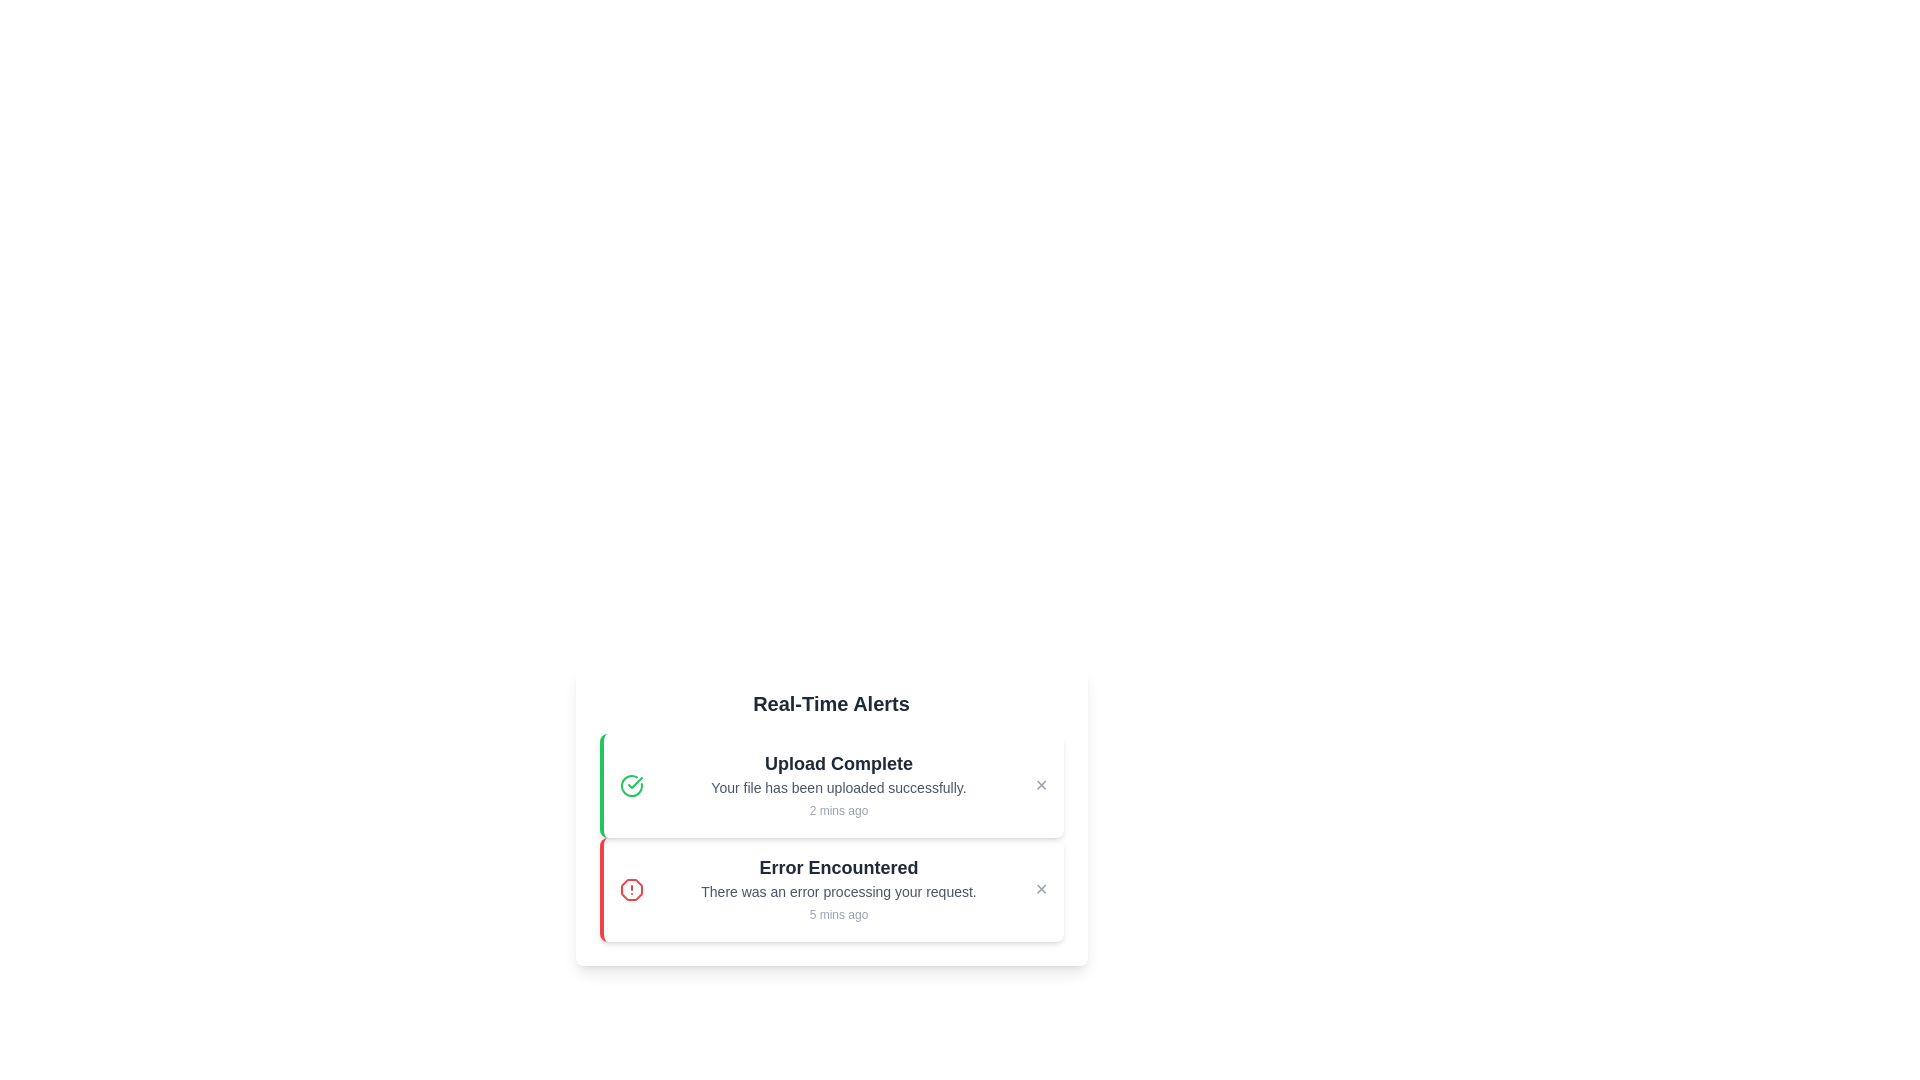  Describe the element at coordinates (839, 914) in the screenshot. I see `the text label displaying '5 mins ago' in light gray, located below the 'Error Encountered' title and above a message description` at that location.